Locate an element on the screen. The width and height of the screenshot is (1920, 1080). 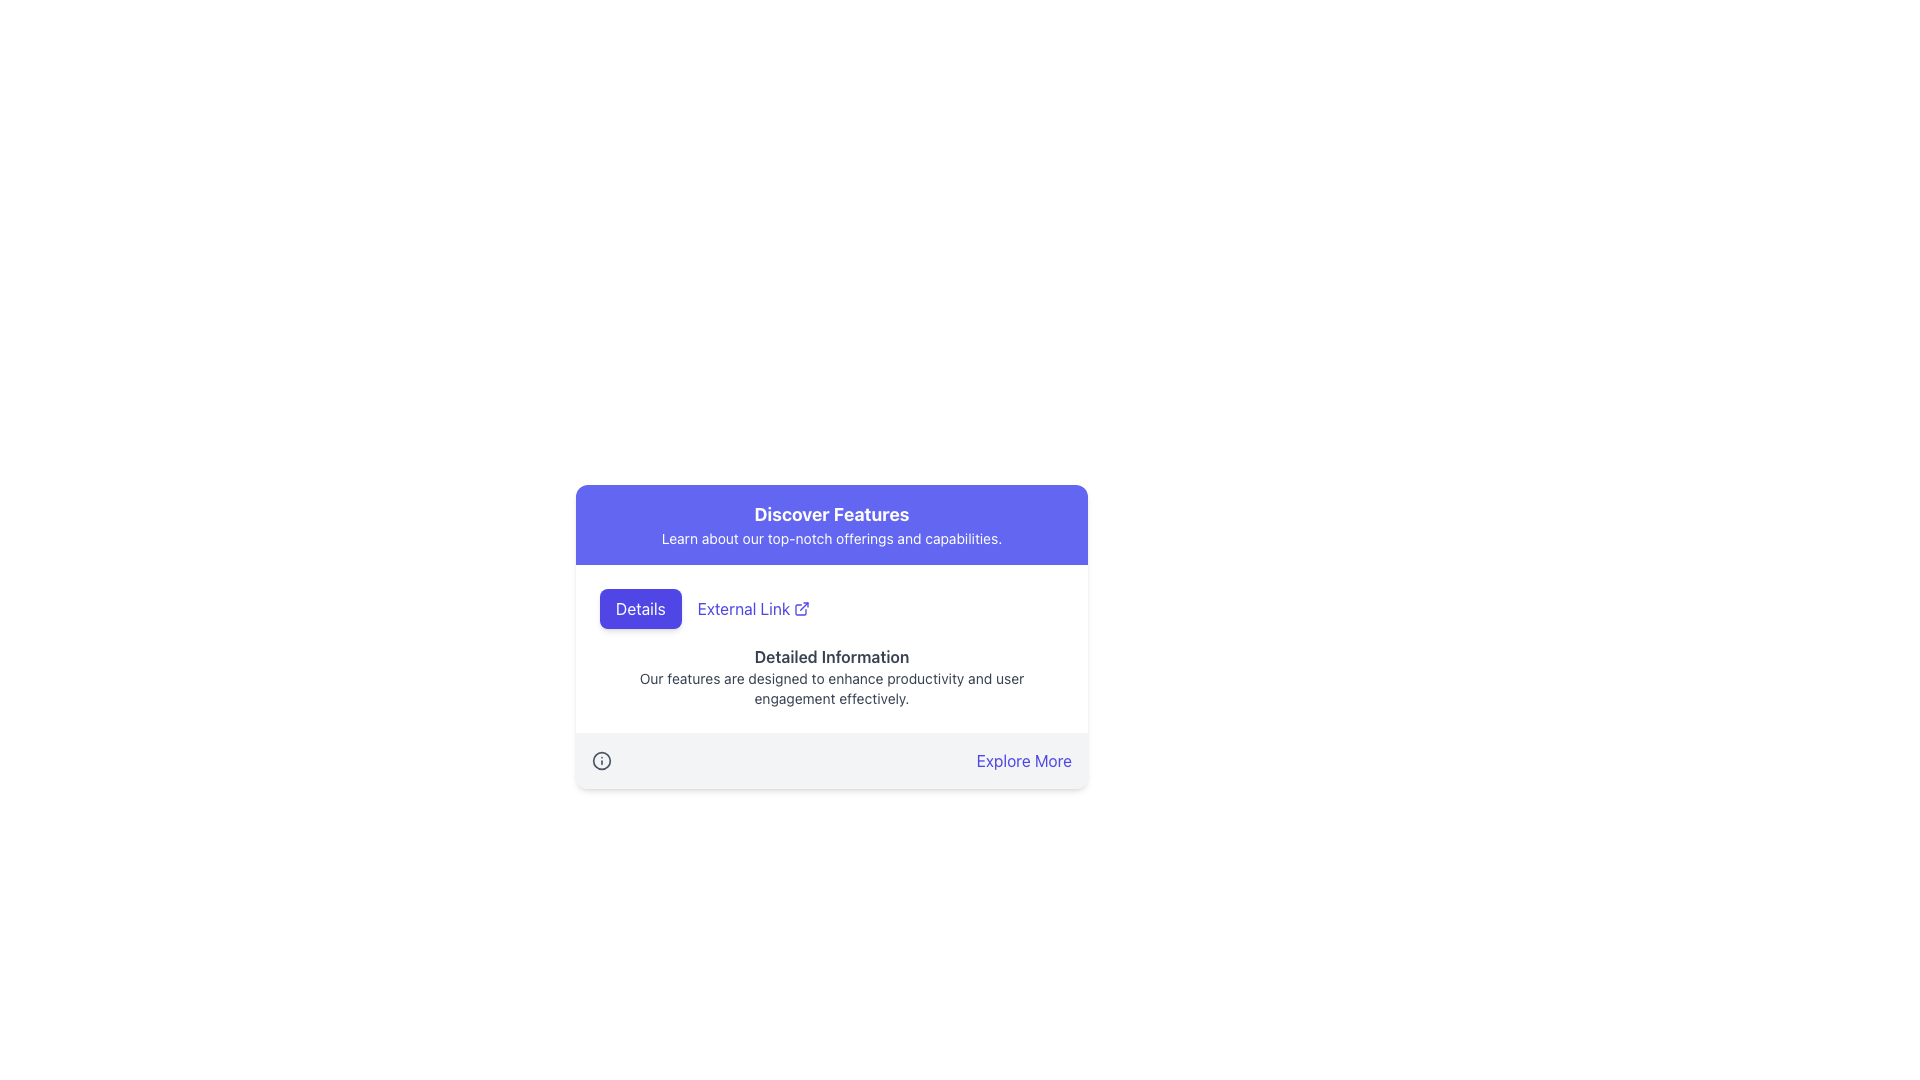
the static text that provides additional information, located within the purple banner below the title 'Discover Features' is located at coordinates (831, 538).